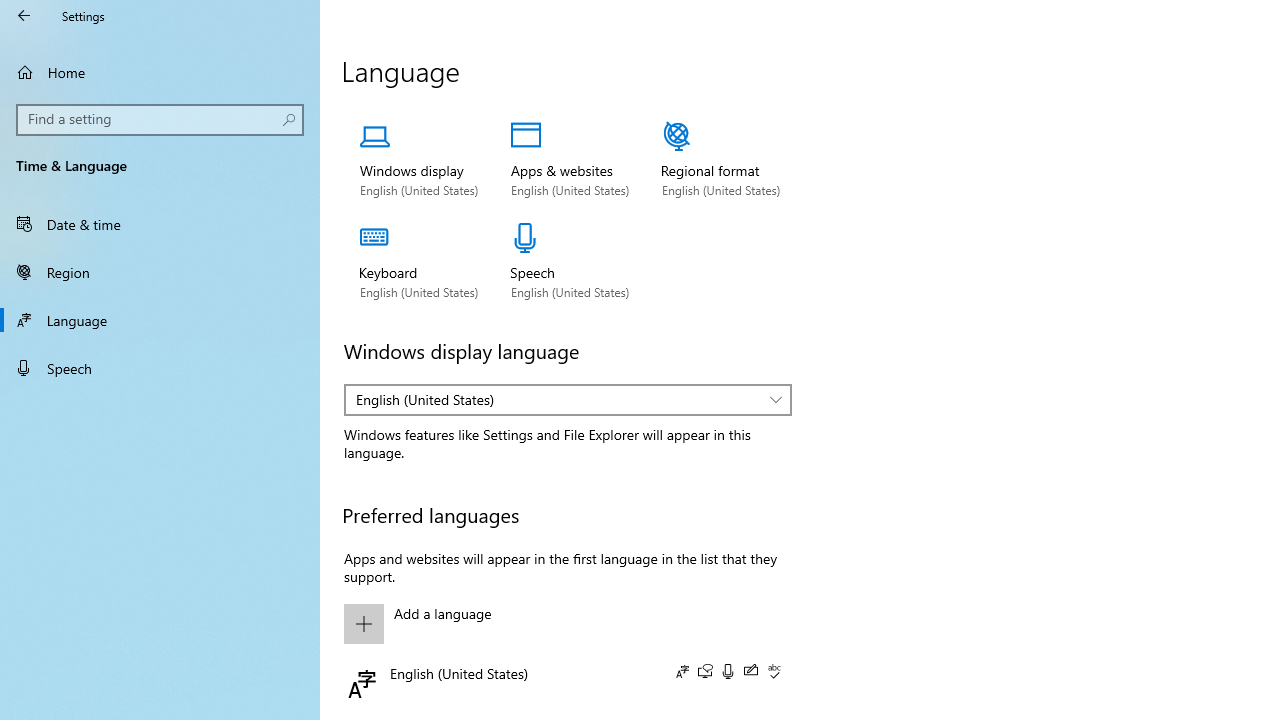 The height and width of the screenshot is (720, 1280). Describe the element at coordinates (569, 159) in the screenshot. I see `'Manage apps and websites language'` at that location.